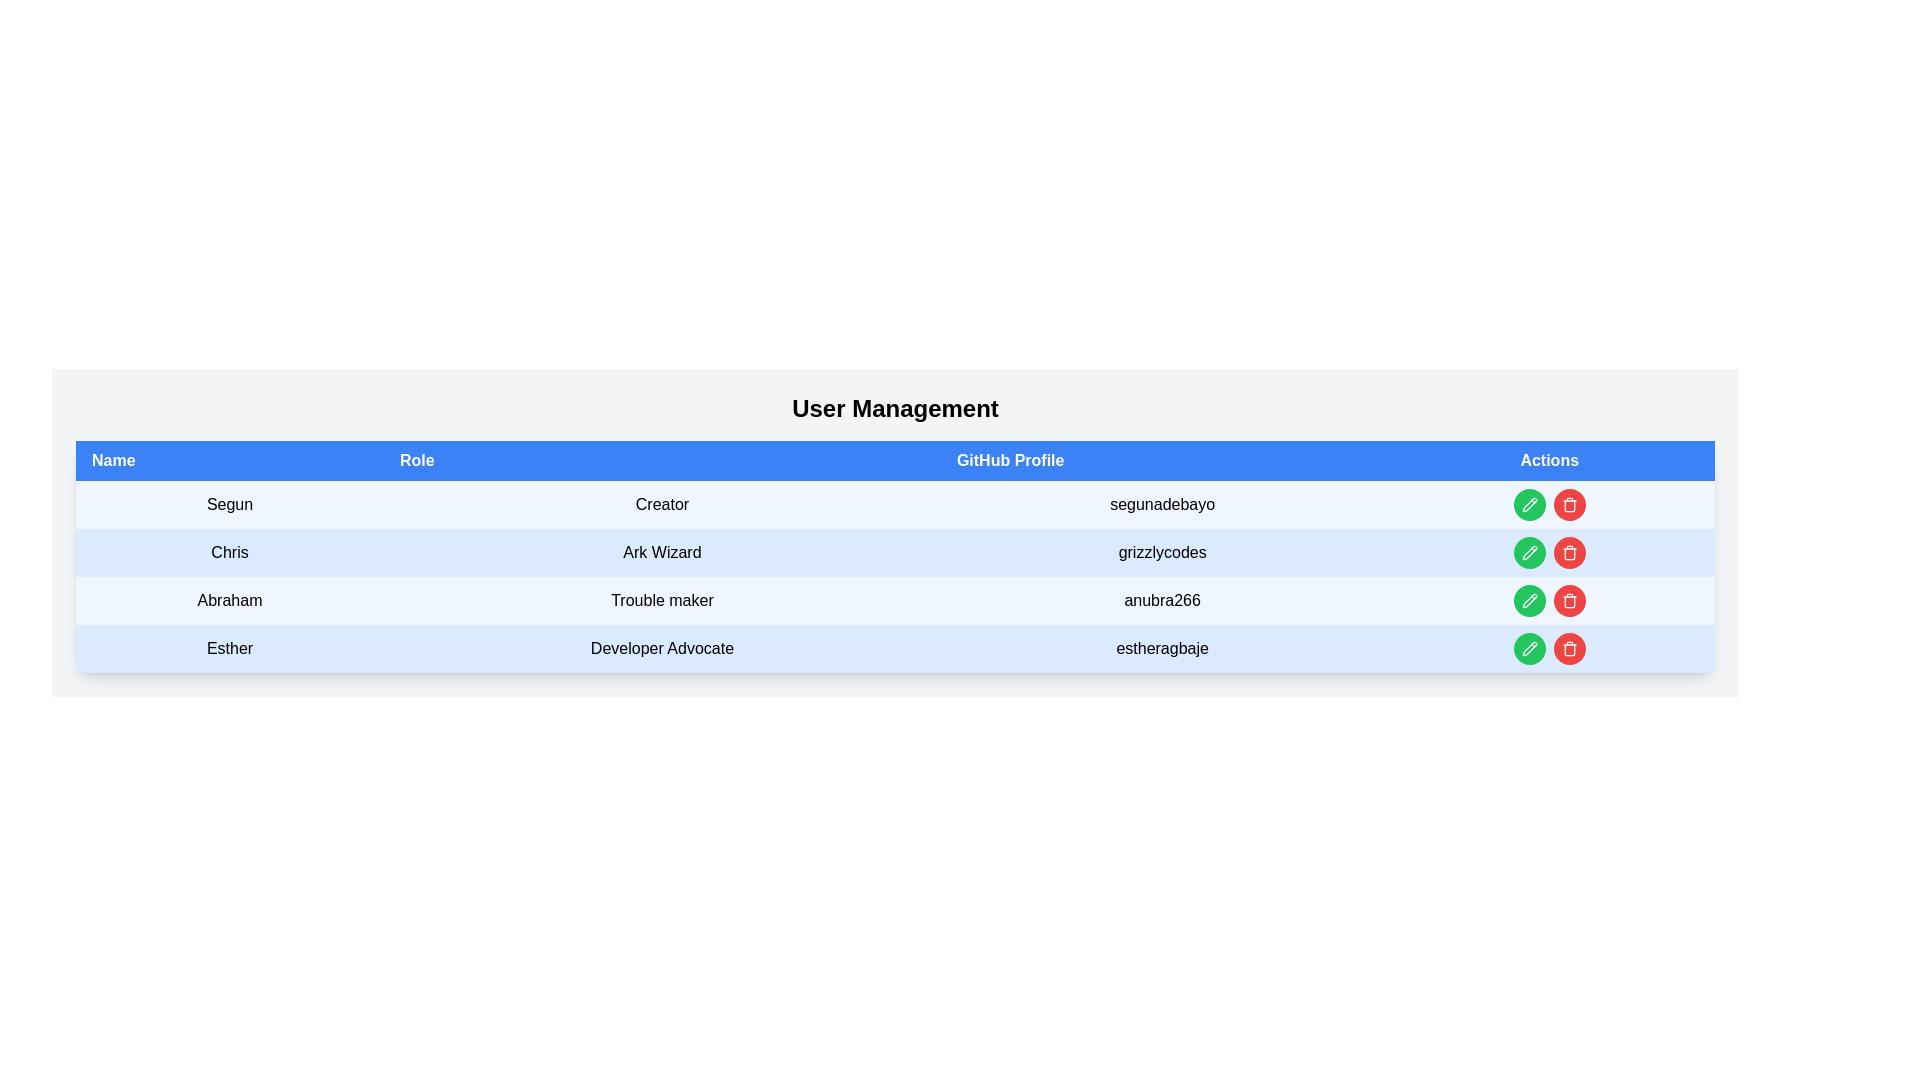  What do you see at coordinates (1568, 554) in the screenshot?
I see `the trash can icon located in the 'Actions' column of the user management table for the row corresponding to 'Chris' to initiate the delete action` at bounding box center [1568, 554].